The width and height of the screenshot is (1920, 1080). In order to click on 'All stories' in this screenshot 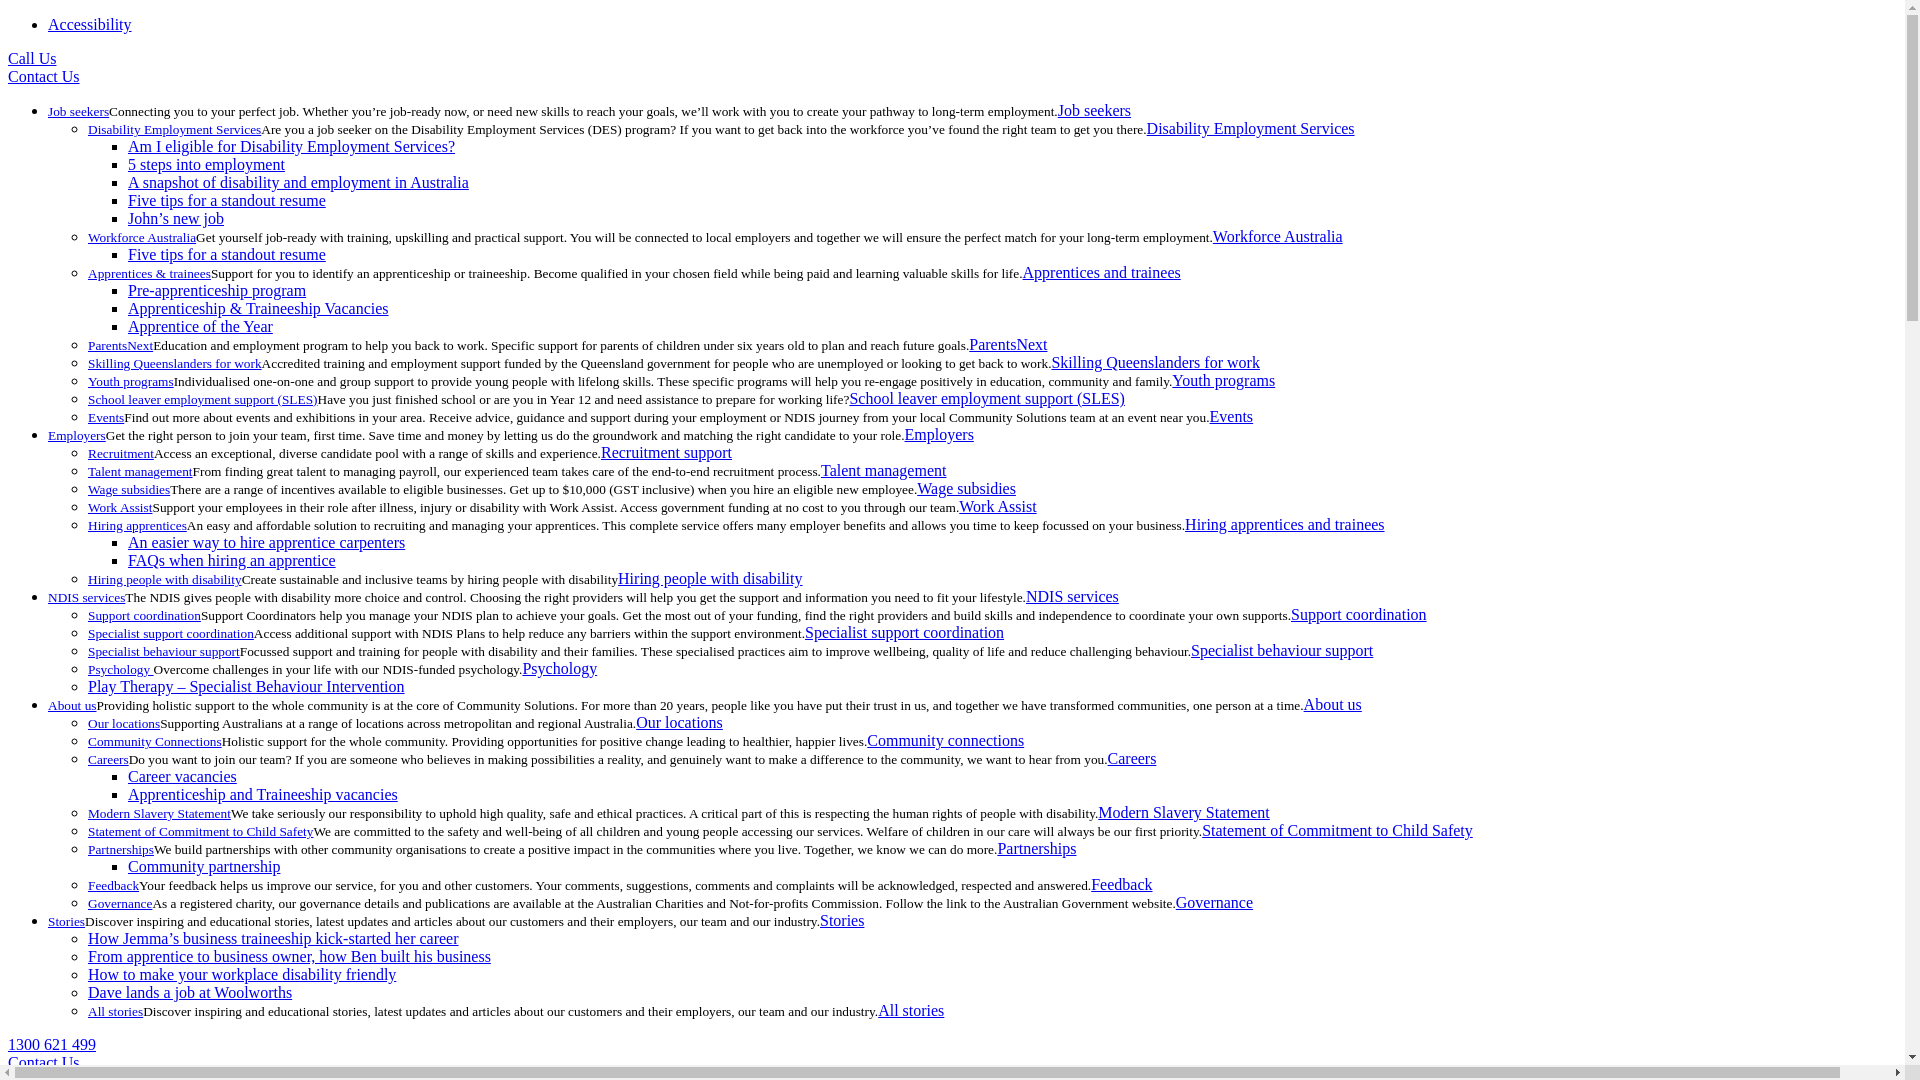, I will do `click(910, 1010)`.